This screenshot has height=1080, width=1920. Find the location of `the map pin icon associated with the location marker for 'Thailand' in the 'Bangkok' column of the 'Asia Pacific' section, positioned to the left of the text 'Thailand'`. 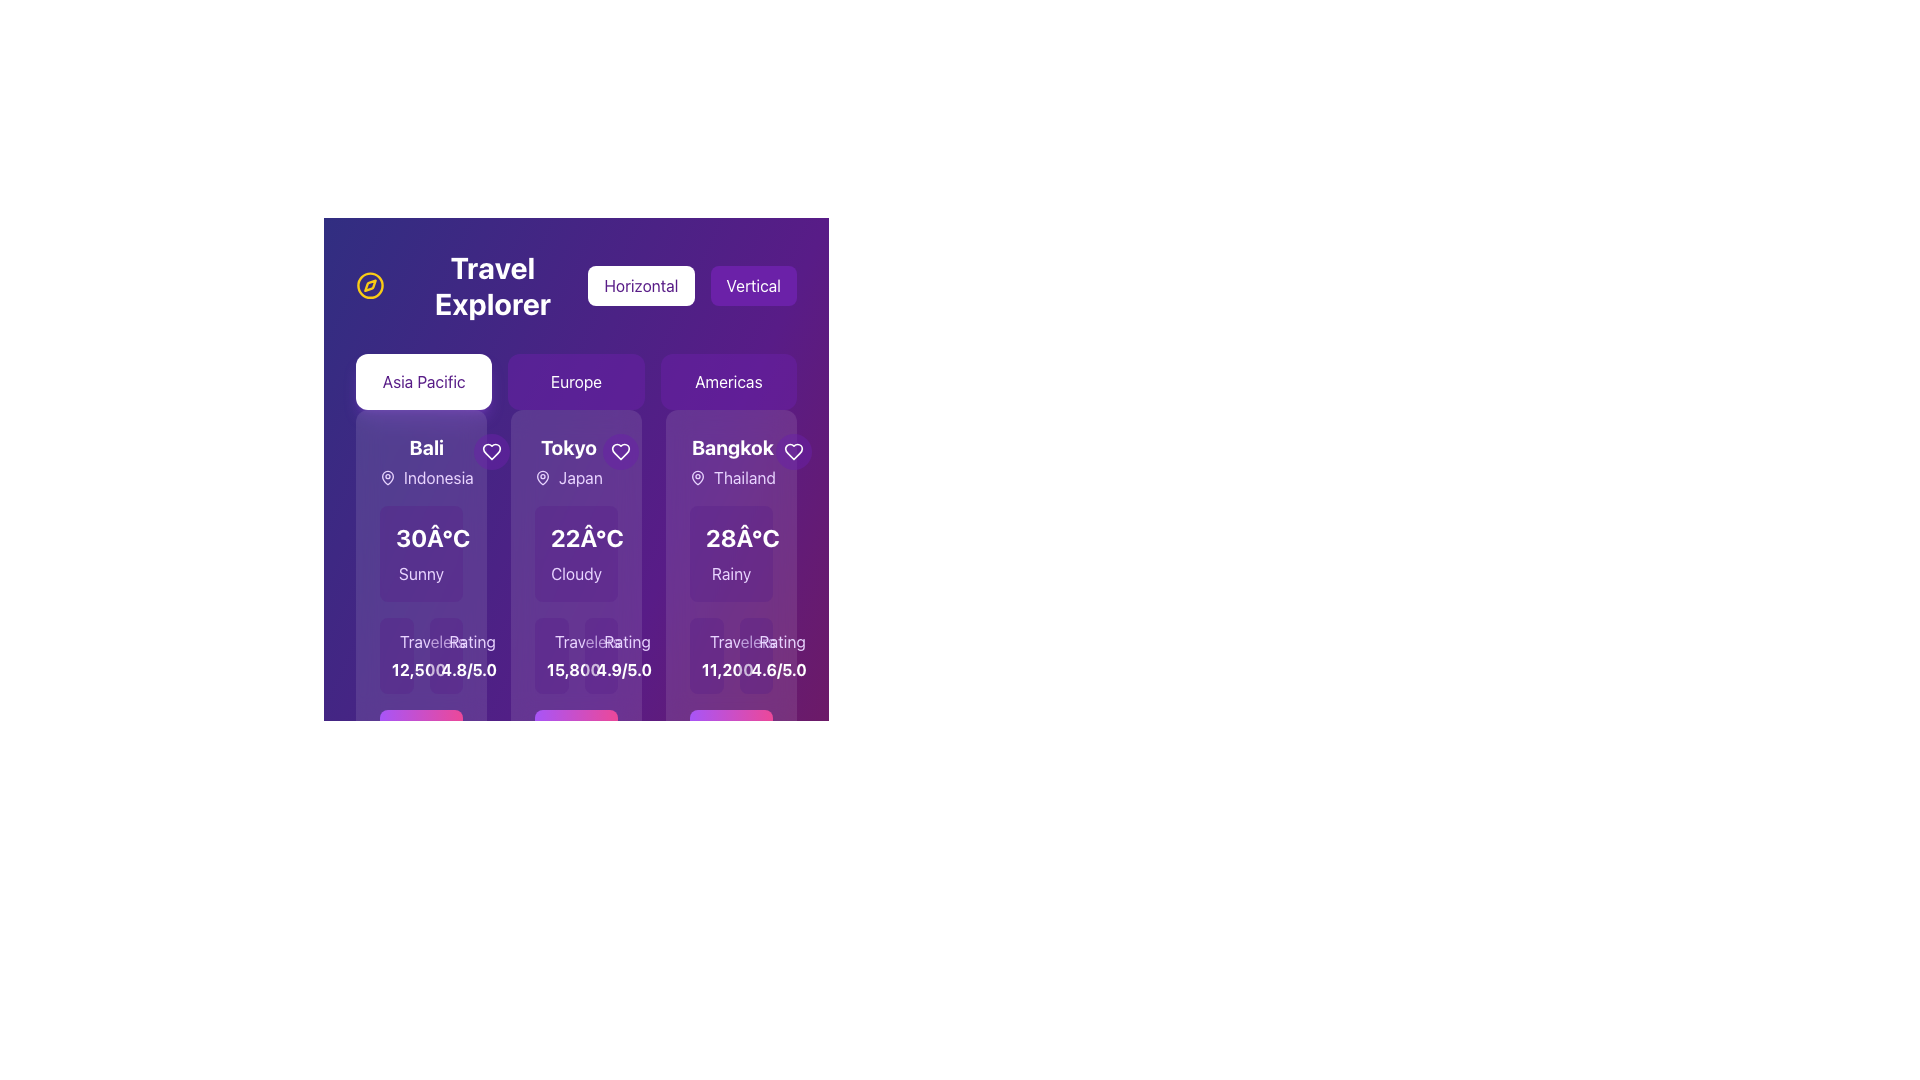

the map pin icon associated with the location marker for 'Thailand' in the 'Bangkok' column of the 'Asia Pacific' section, positioned to the left of the text 'Thailand' is located at coordinates (697, 478).